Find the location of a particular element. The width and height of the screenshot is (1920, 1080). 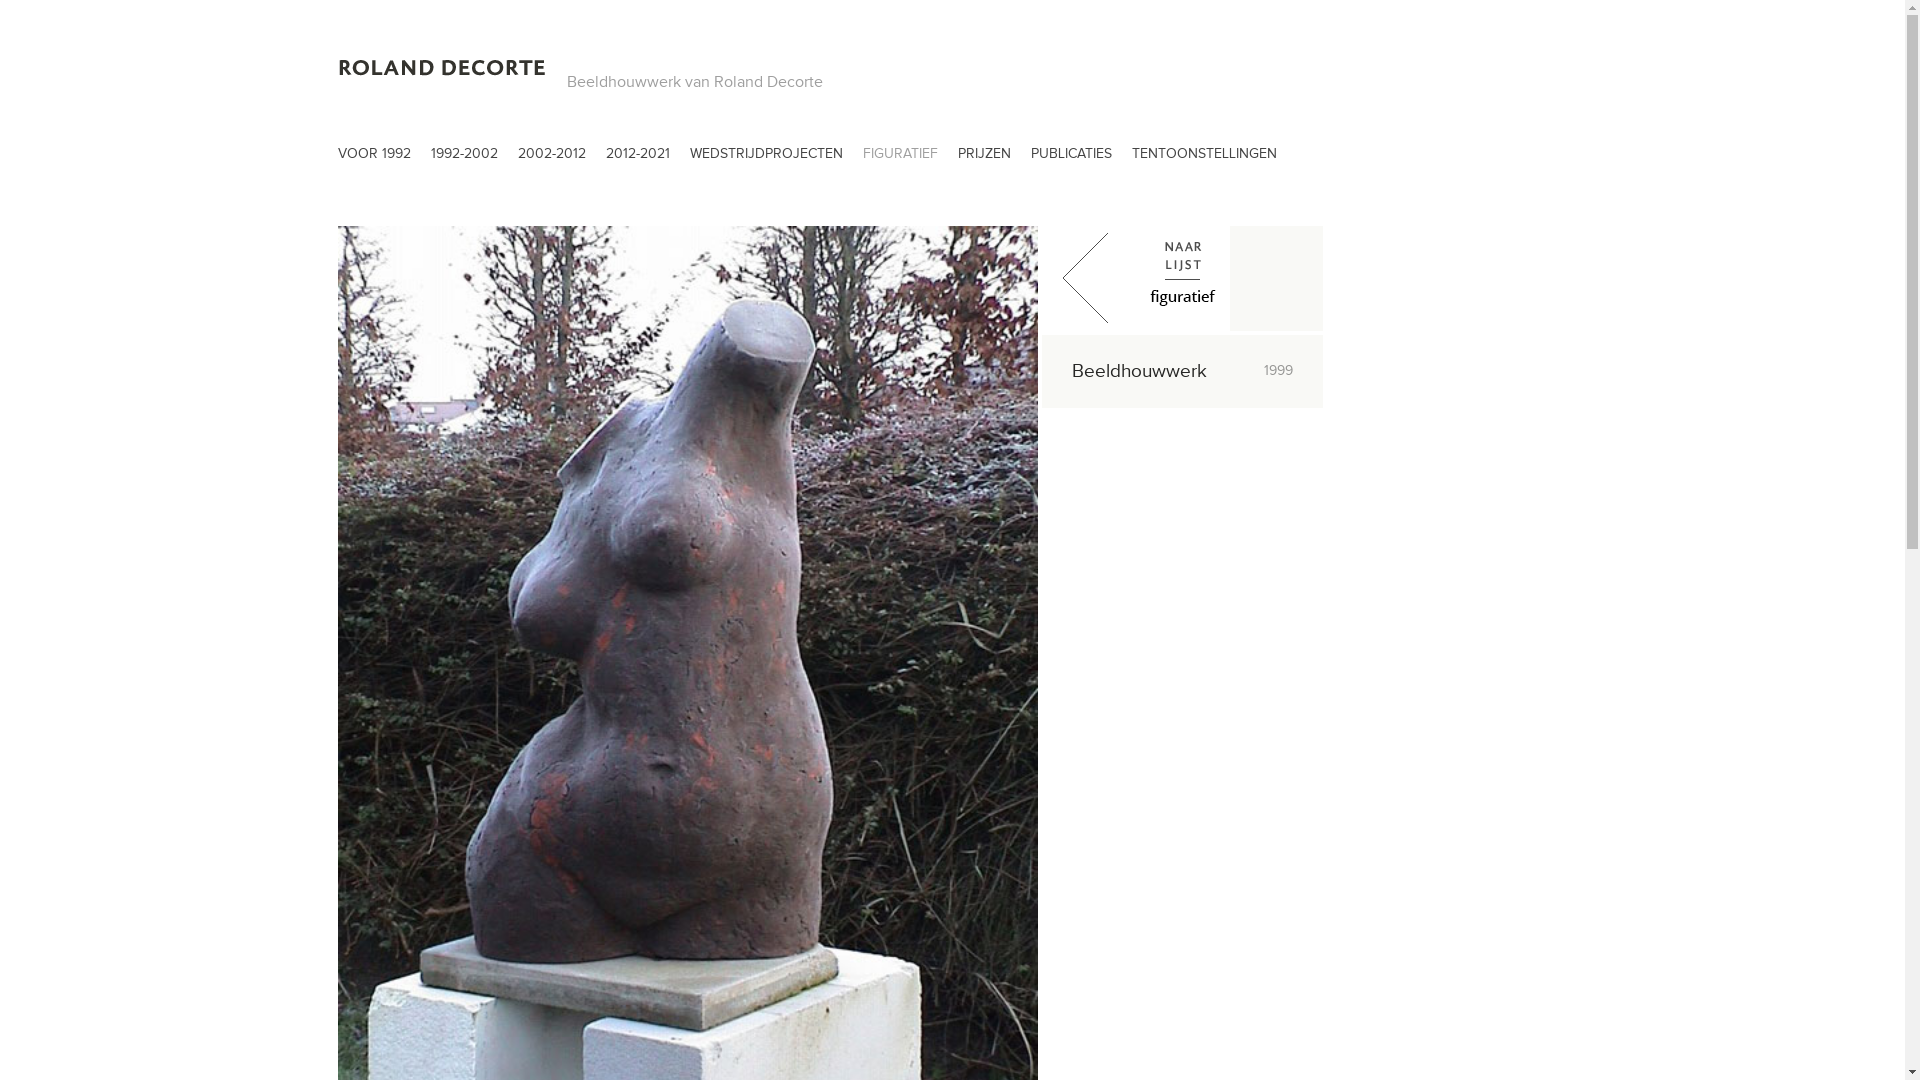

'2002-2012' is located at coordinates (552, 157).